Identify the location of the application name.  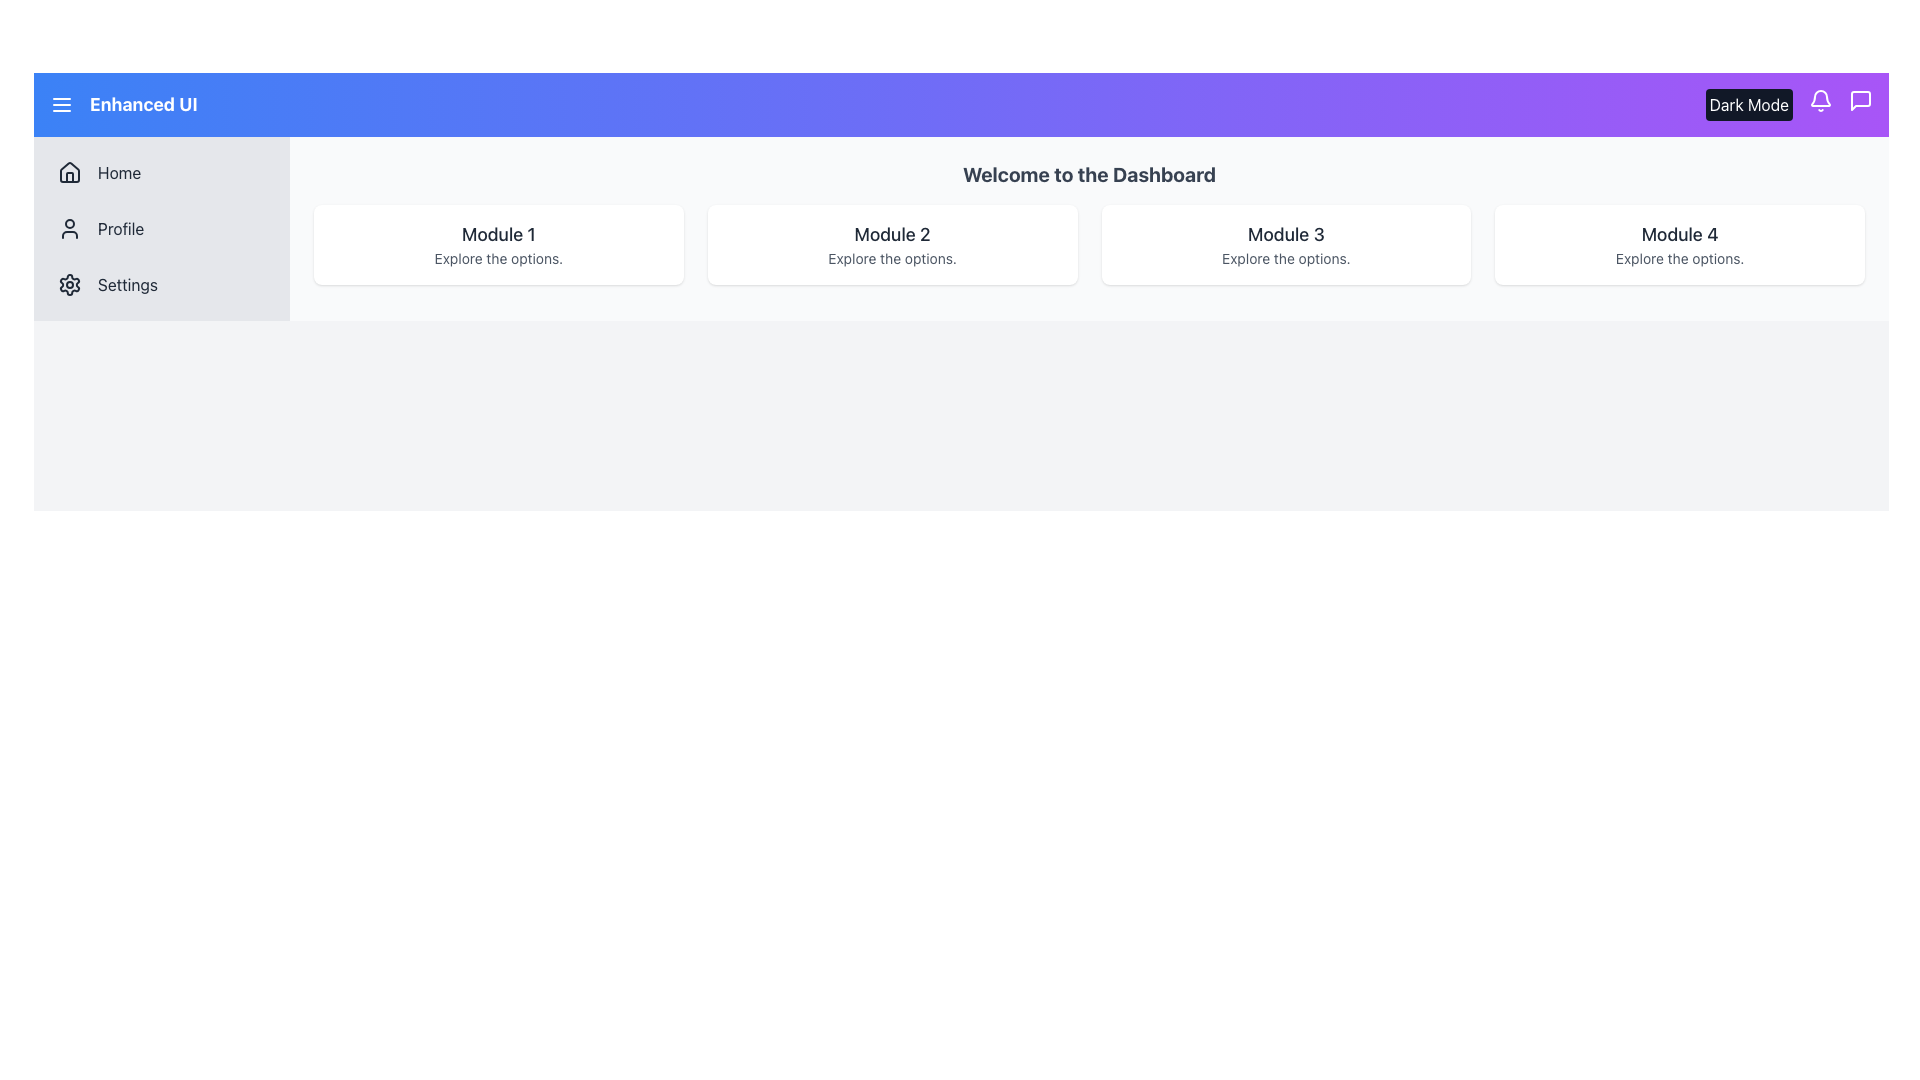
(142, 104).